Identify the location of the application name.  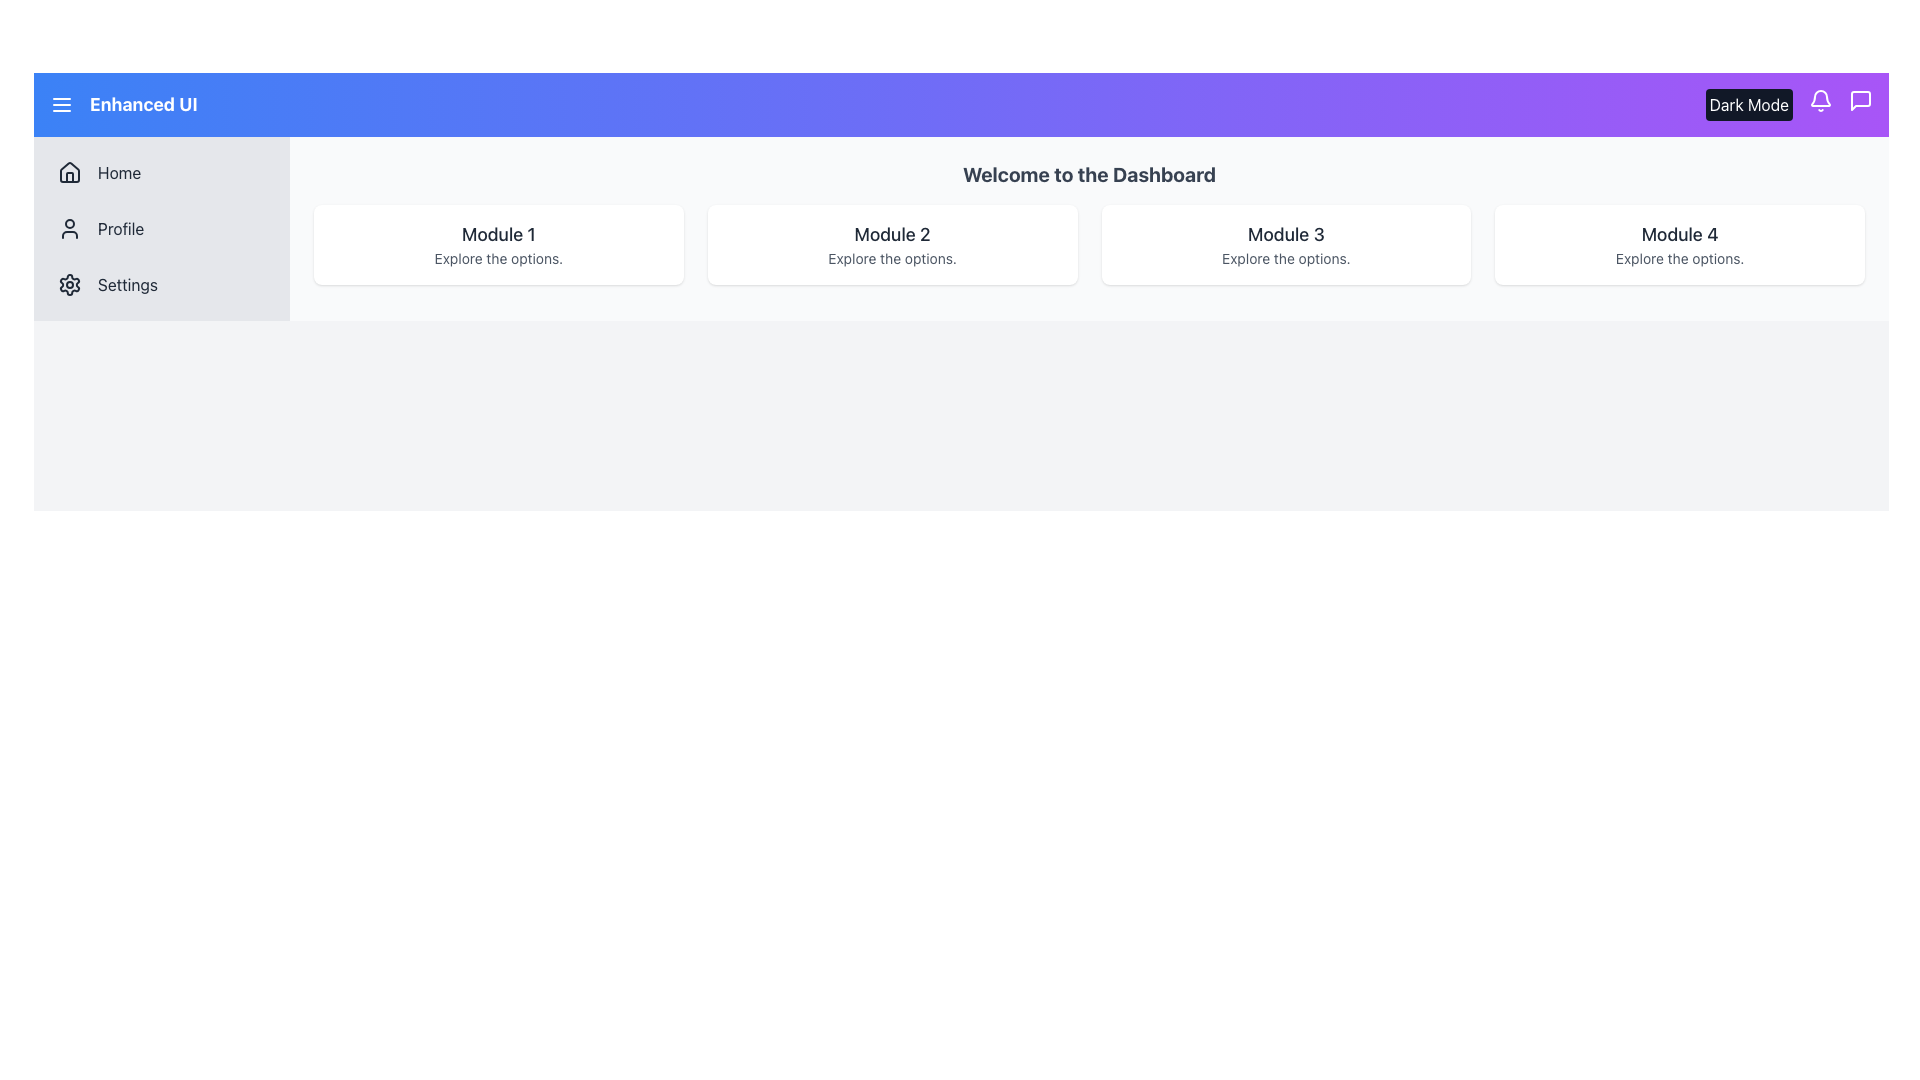
(142, 104).